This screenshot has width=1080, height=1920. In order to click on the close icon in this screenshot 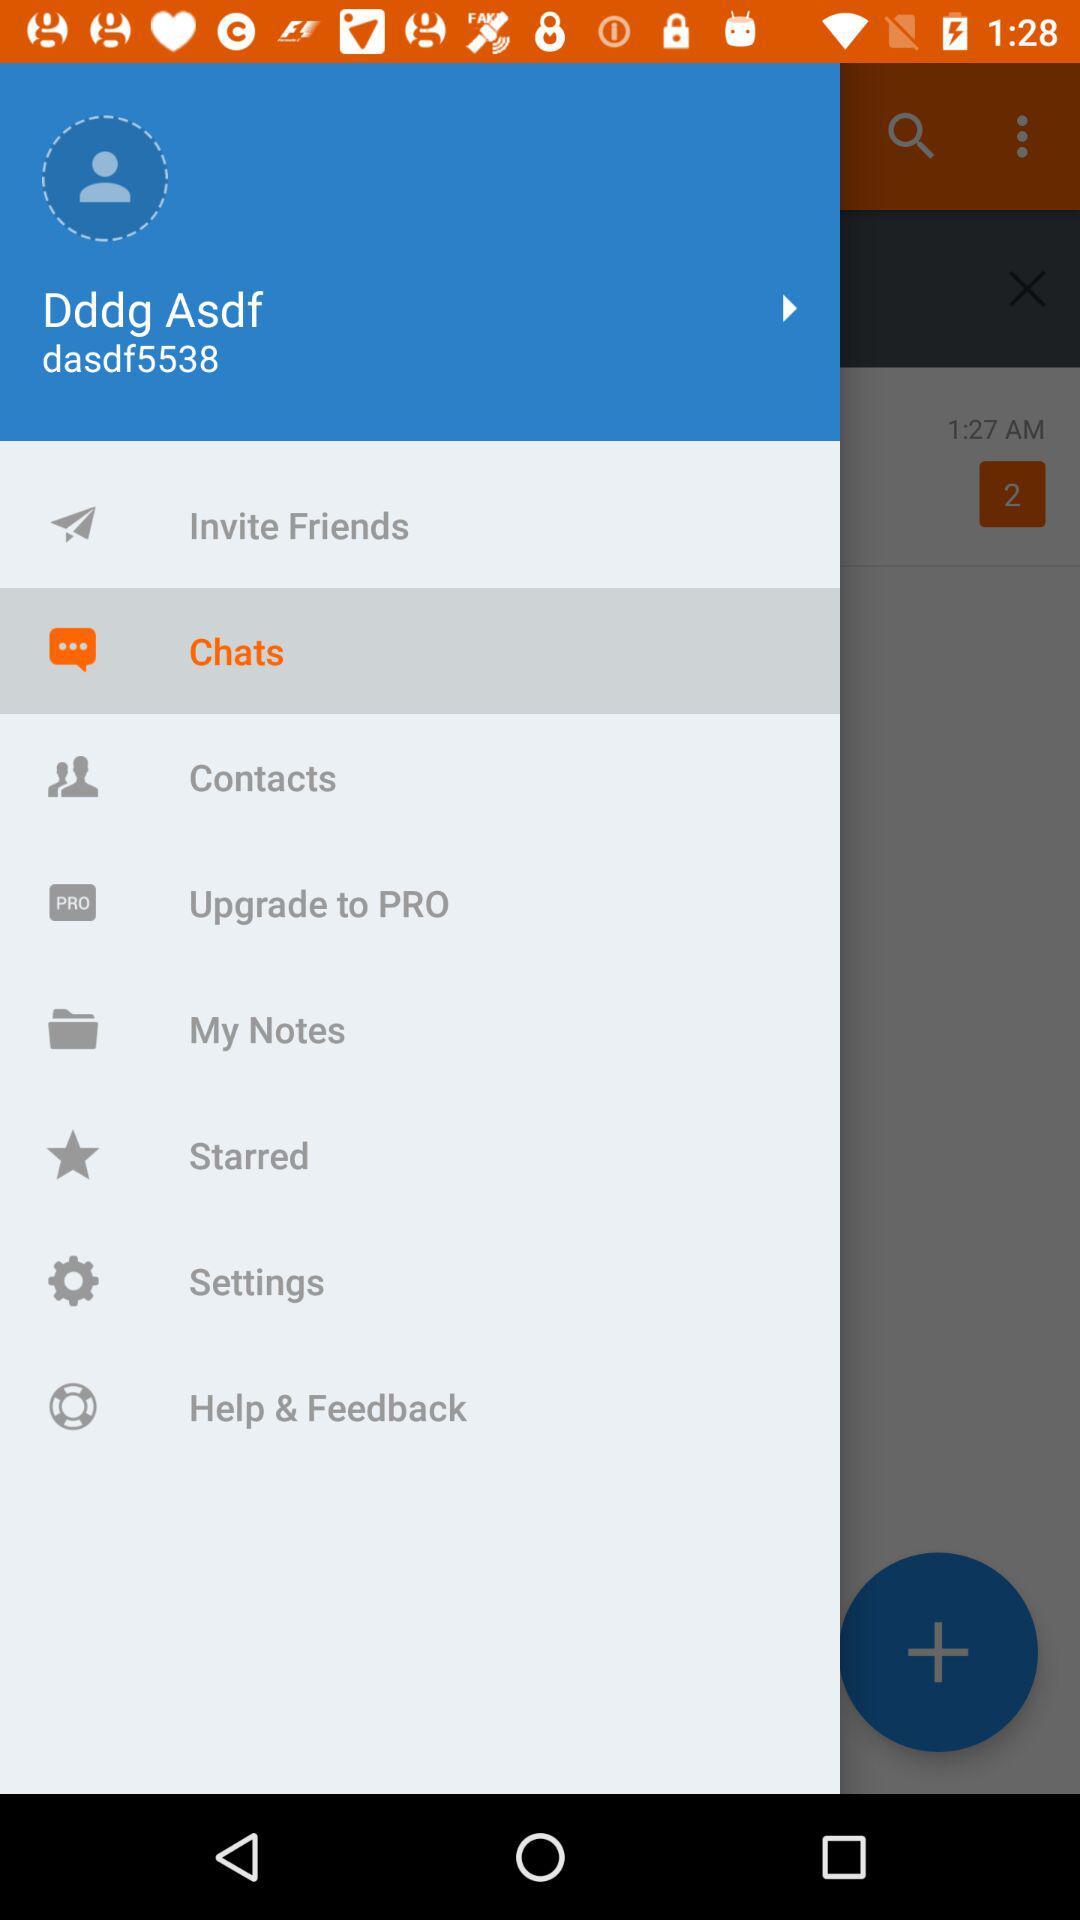, I will do `click(1027, 287)`.